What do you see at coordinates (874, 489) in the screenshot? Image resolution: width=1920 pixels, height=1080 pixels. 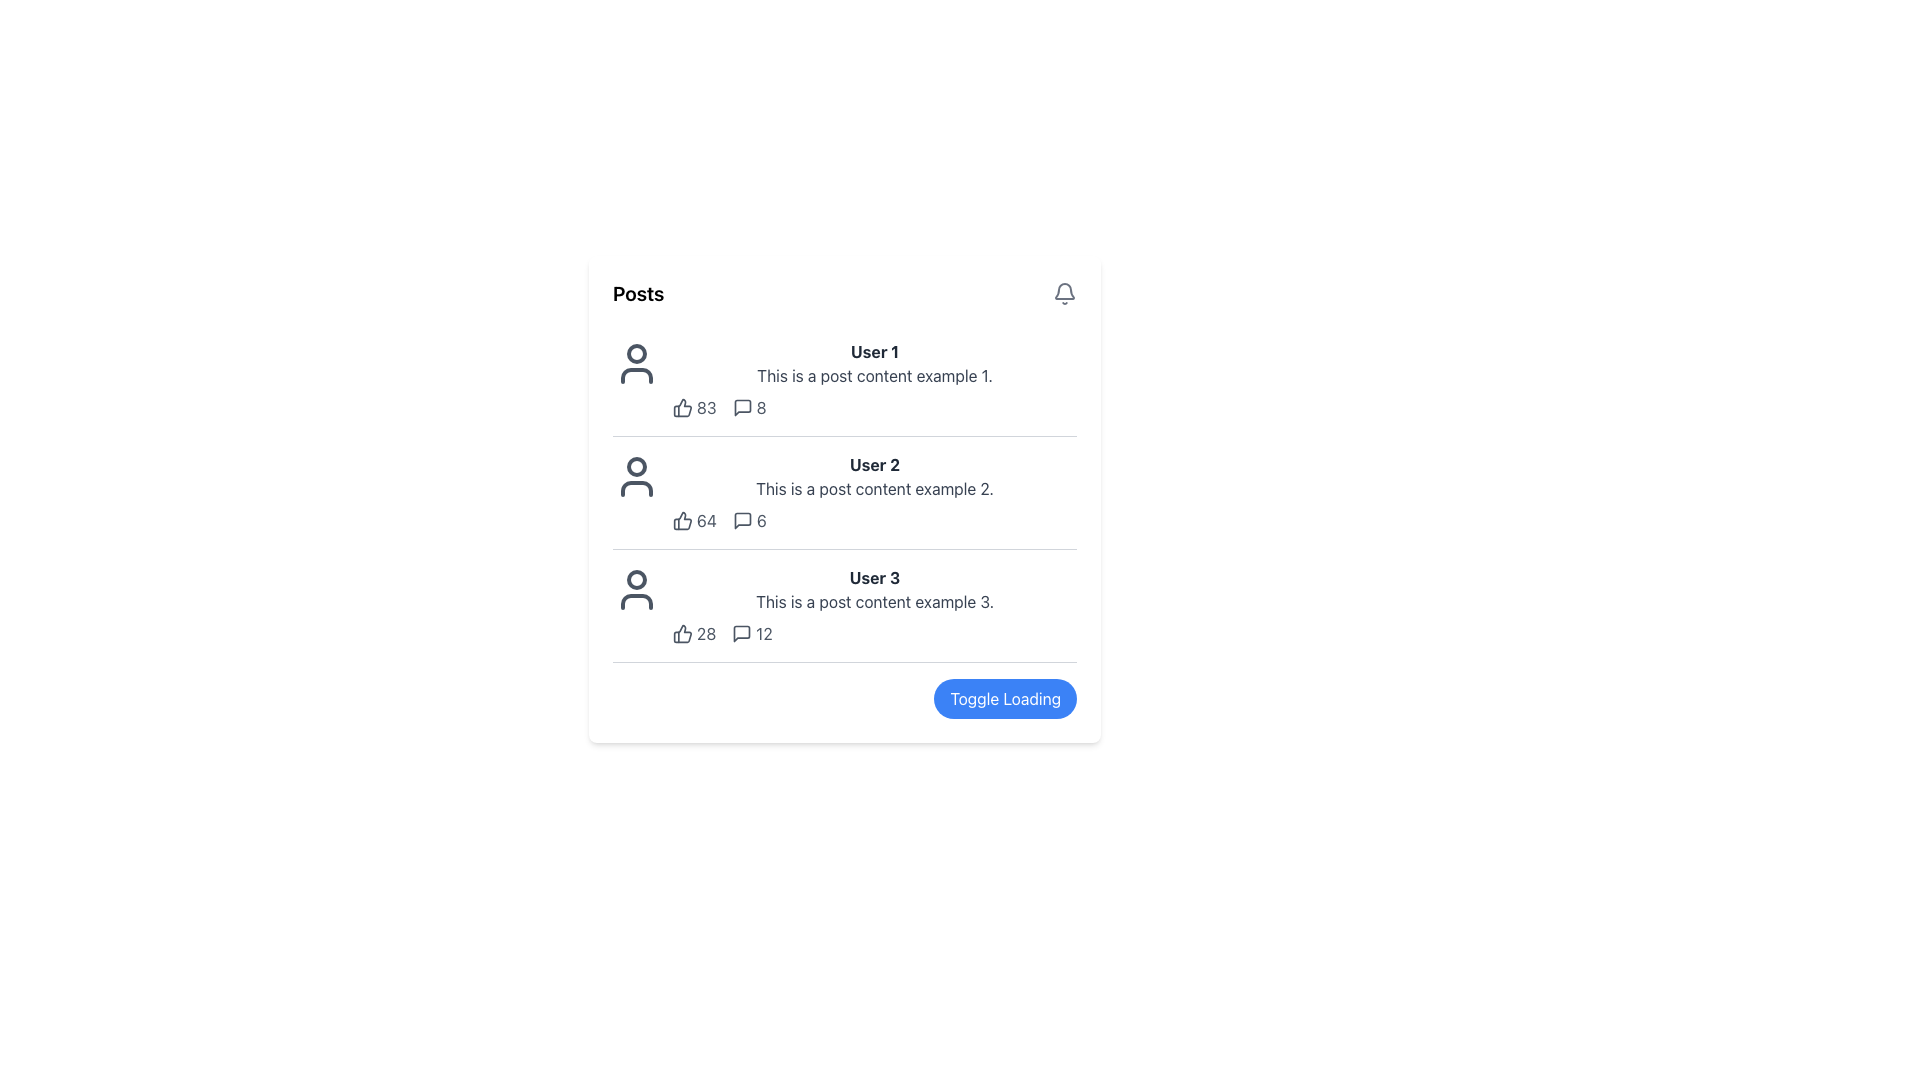 I see `the main content text of the second post, which is located directly below 'User 2' and above interaction counts, to interact with it` at bounding box center [874, 489].